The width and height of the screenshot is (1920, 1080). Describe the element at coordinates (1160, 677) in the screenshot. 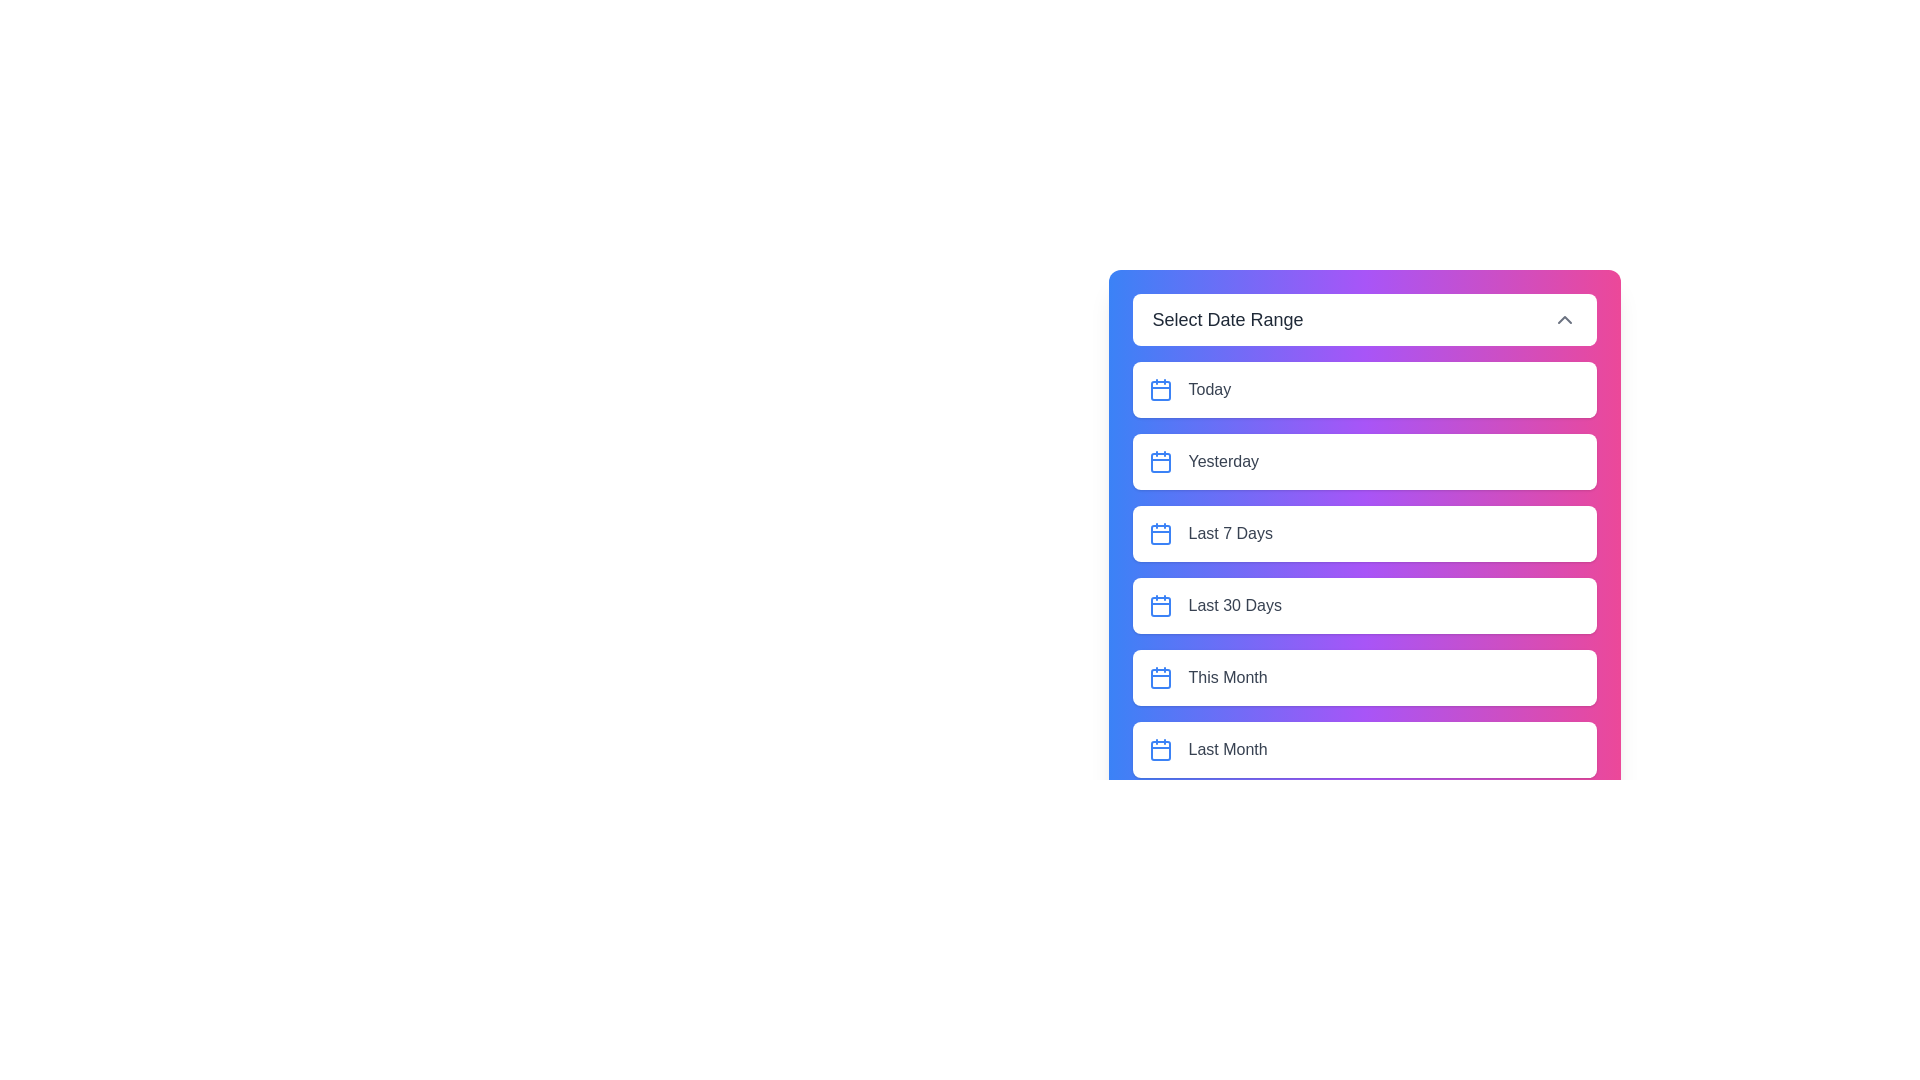

I see `the icon next to the date range This Month` at that location.